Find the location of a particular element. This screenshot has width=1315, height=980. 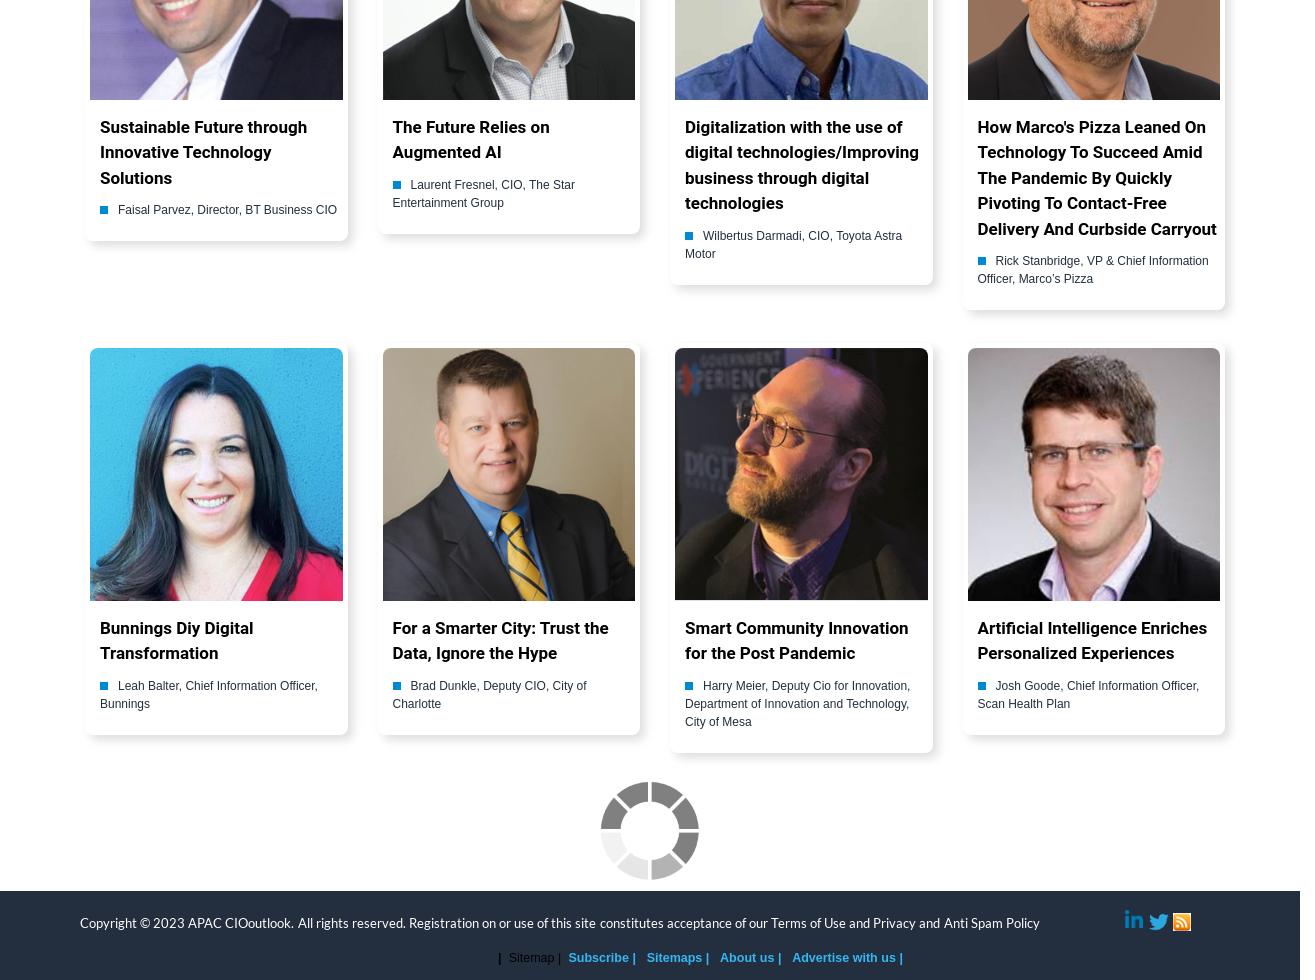

'Laurent Fresnel, CIO, The Star Entertainment Group' is located at coordinates (392, 192).